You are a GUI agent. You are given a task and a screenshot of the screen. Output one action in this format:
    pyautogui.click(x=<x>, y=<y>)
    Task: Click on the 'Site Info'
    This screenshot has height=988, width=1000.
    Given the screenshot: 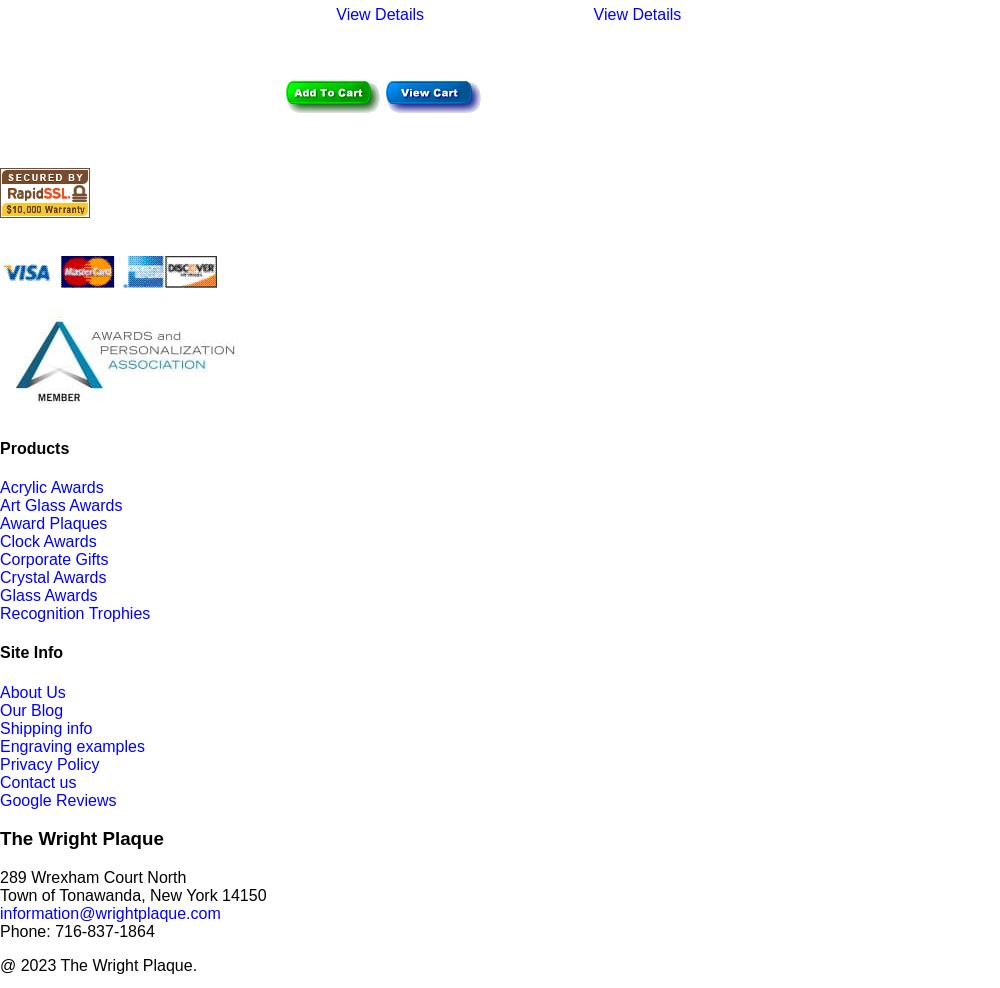 What is the action you would take?
    pyautogui.click(x=0, y=651)
    